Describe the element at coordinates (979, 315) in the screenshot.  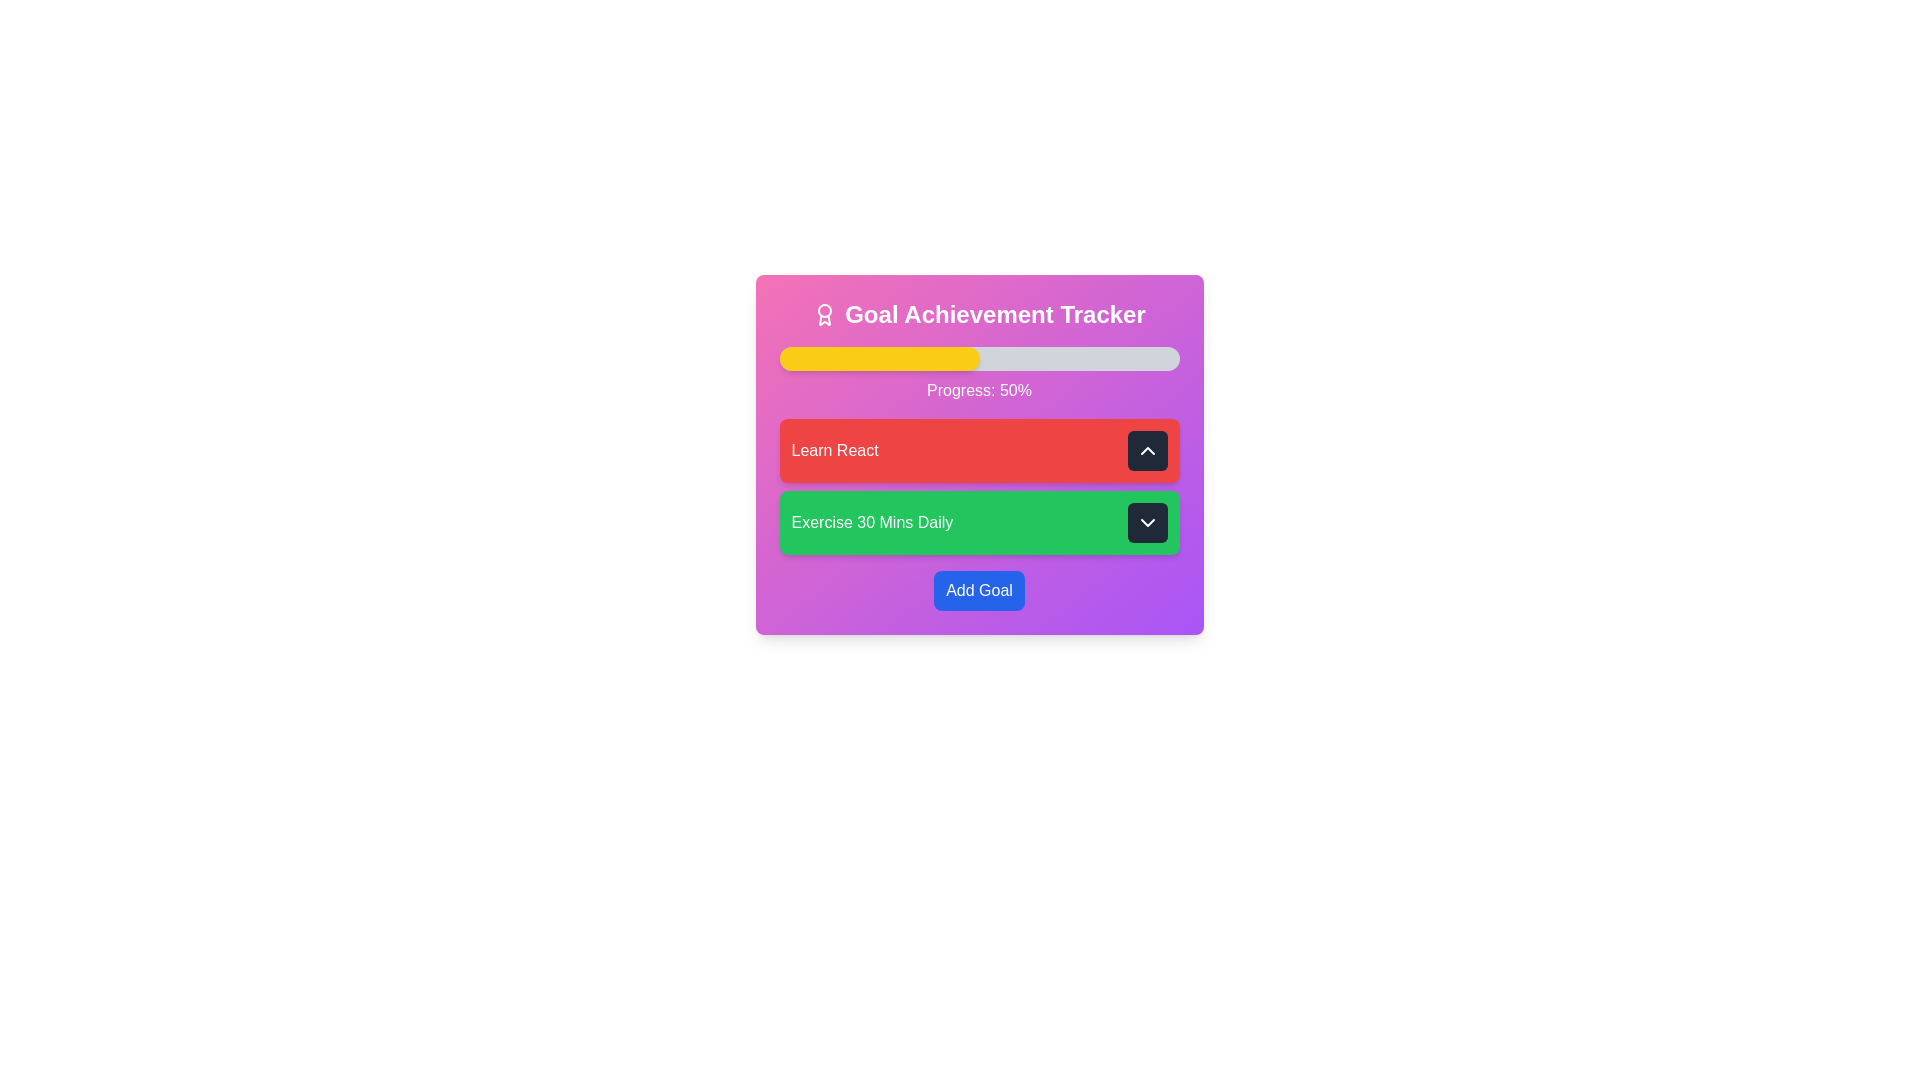
I see `the Text display with icon header located at the top center of the card-like structure, which serves as a title for the section` at that location.